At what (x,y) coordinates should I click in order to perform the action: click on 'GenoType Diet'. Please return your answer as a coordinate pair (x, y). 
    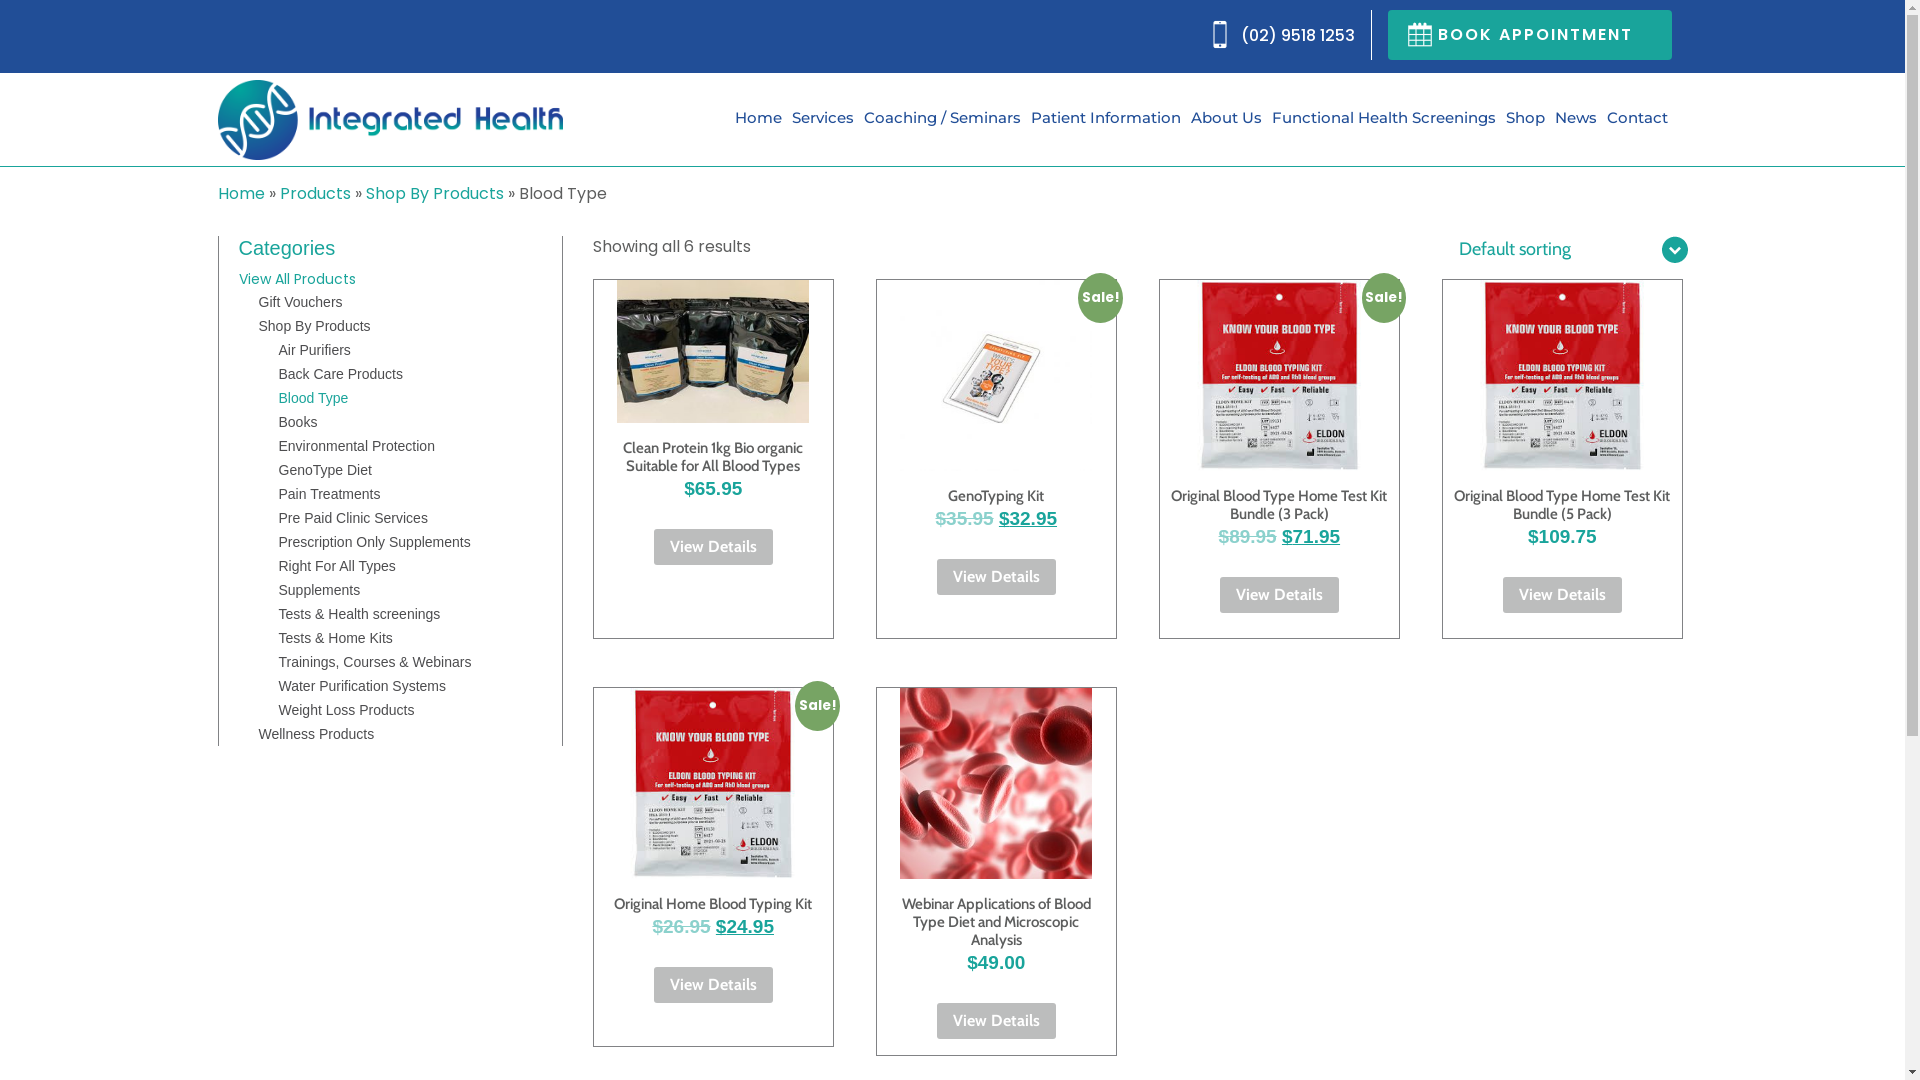
    Looking at the image, I should click on (324, 470).